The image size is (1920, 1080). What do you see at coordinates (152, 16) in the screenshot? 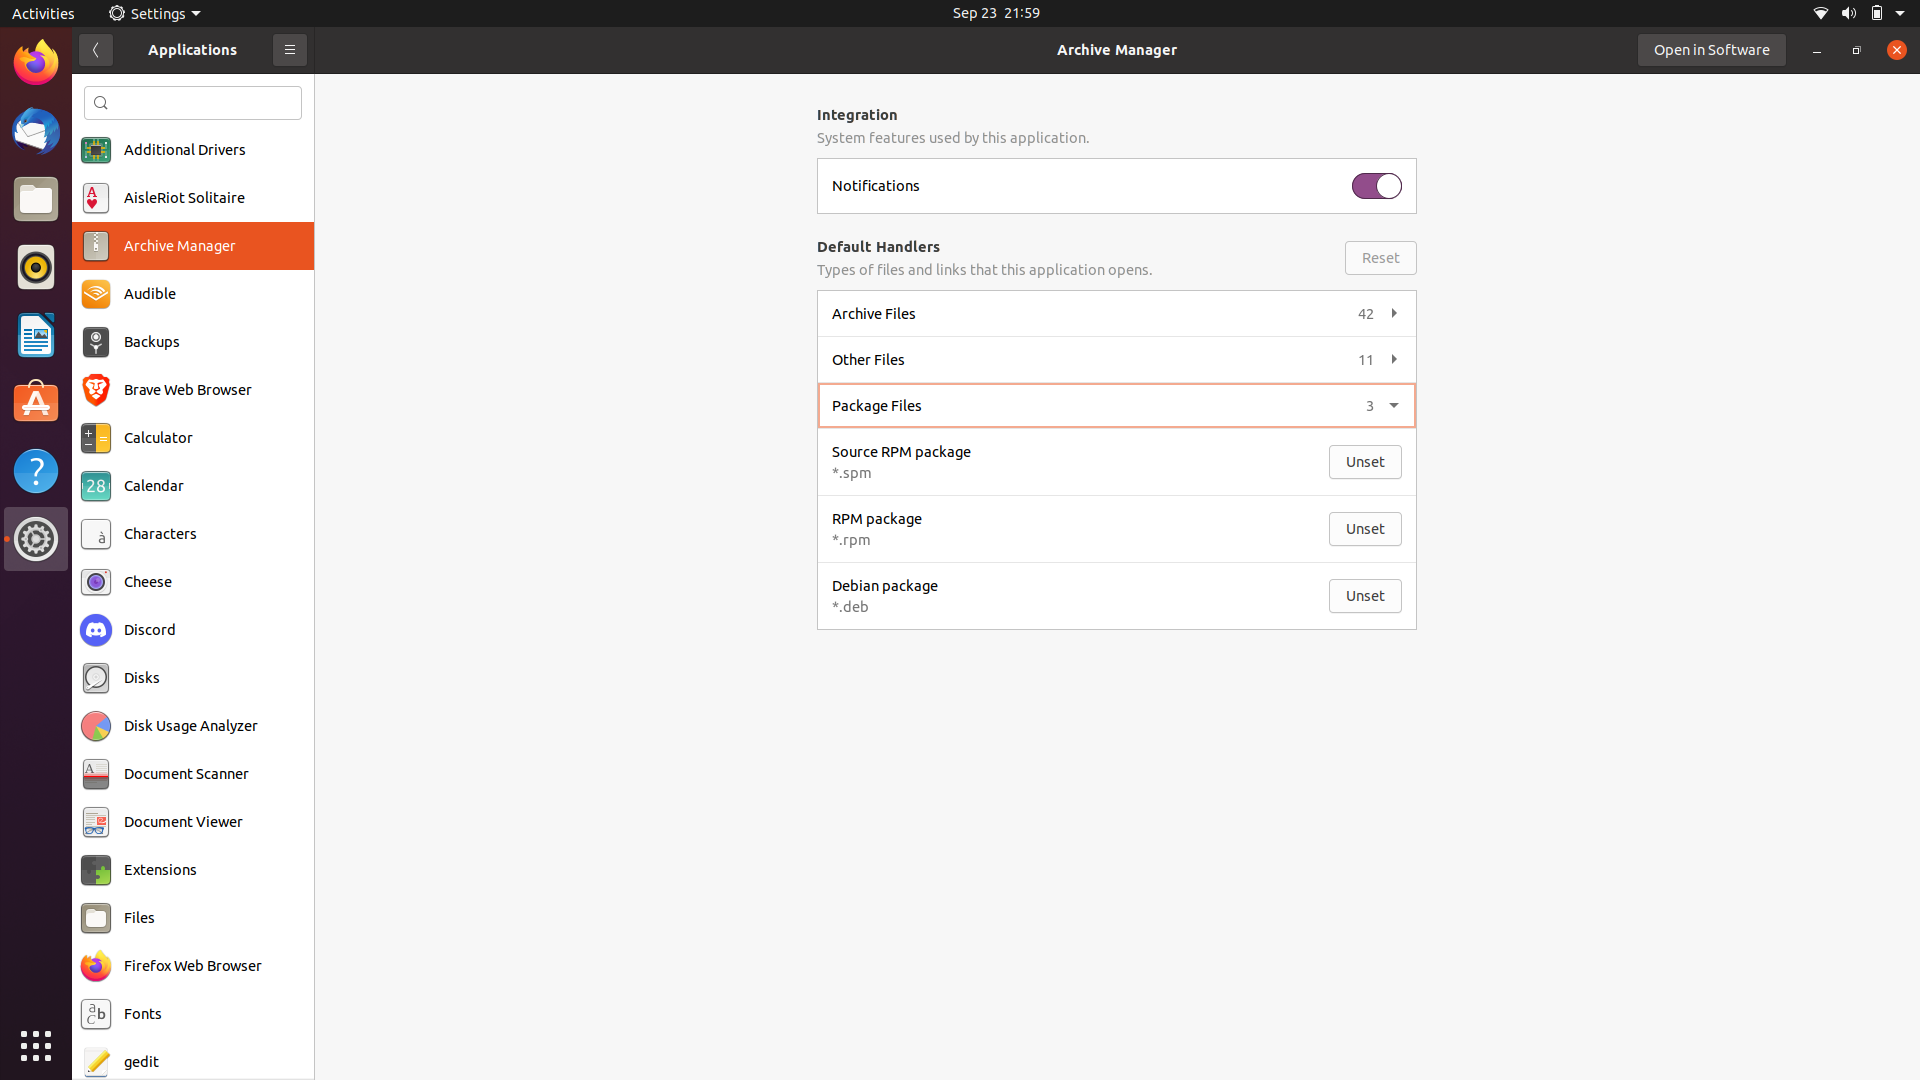
I see `Activate the Settings option` at bounding box center [152, 16].